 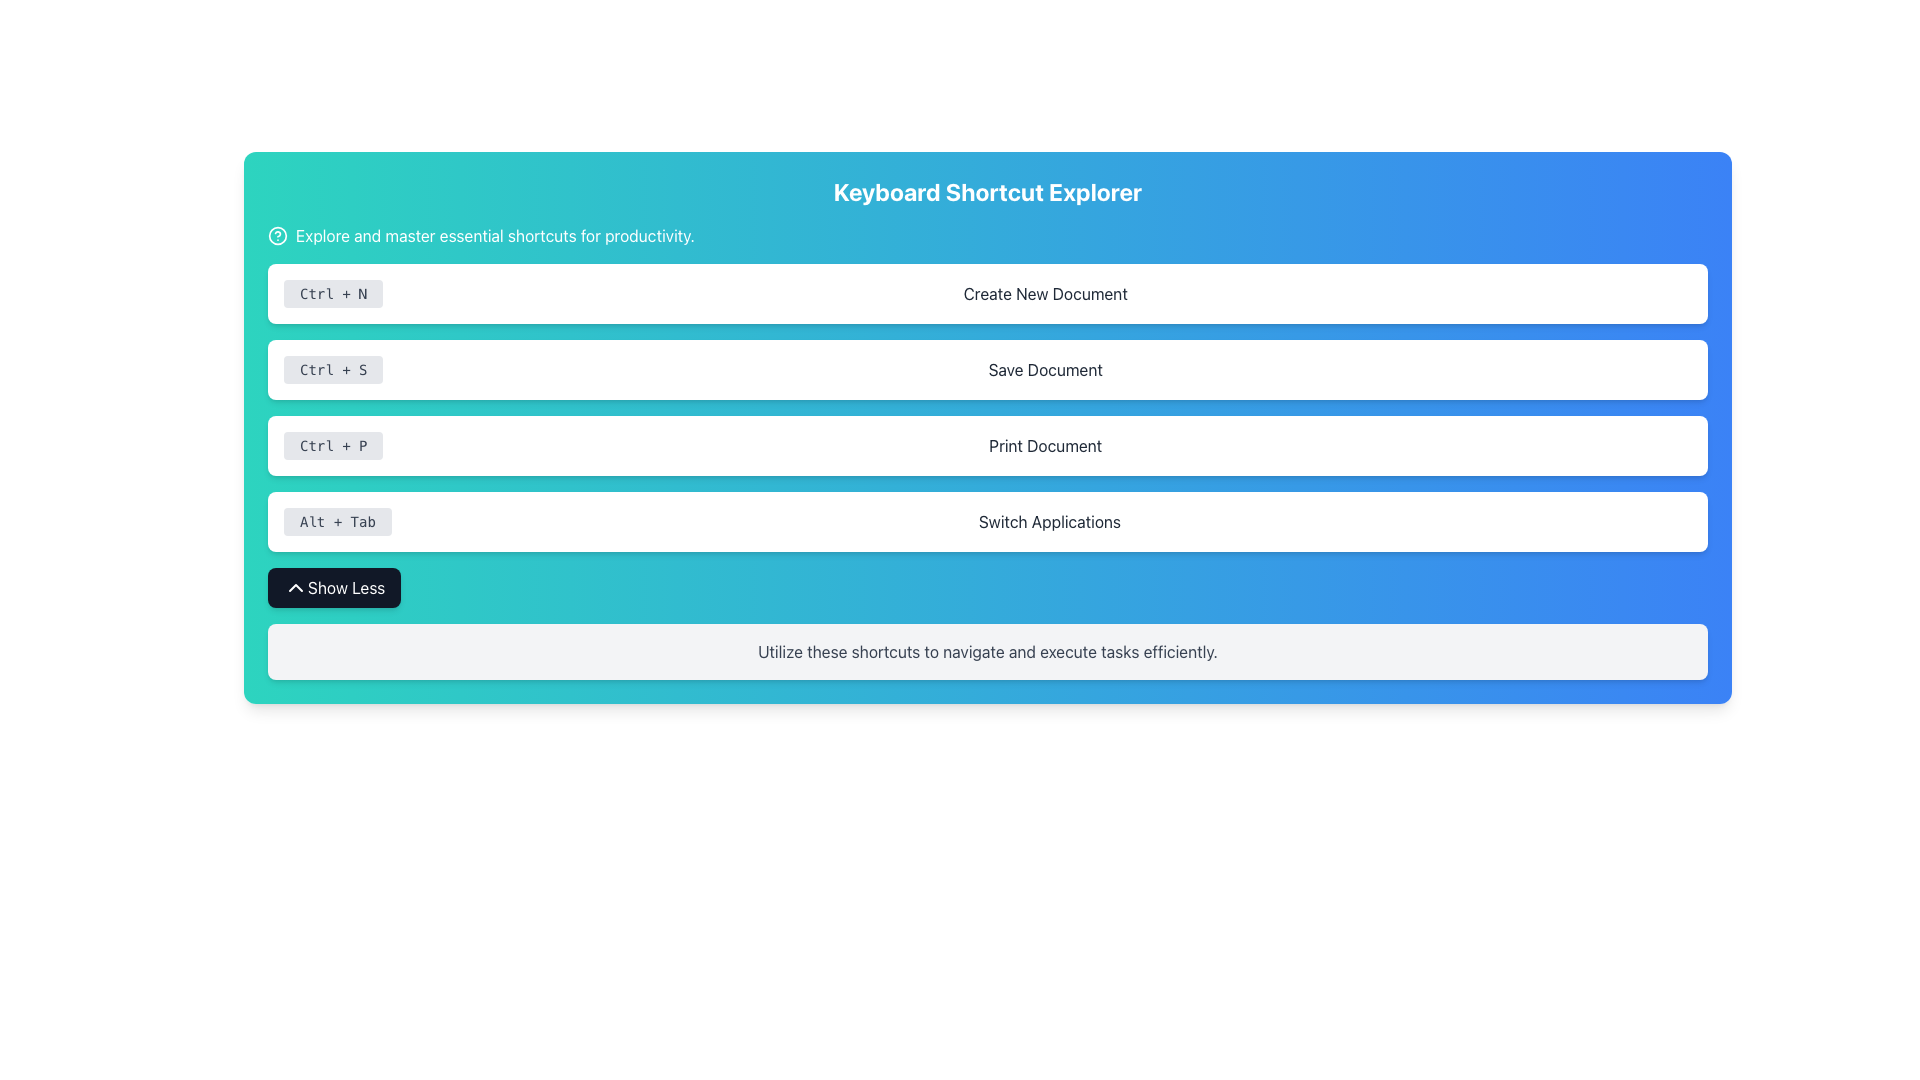 What do you see at coordinates (1044, 293) in the screenshot?
I see `the text label displaying 'Create New Document' in black font, which is aligned to the right of the 'Ctrl + N' gray box` at bounding box center [1044, 293].